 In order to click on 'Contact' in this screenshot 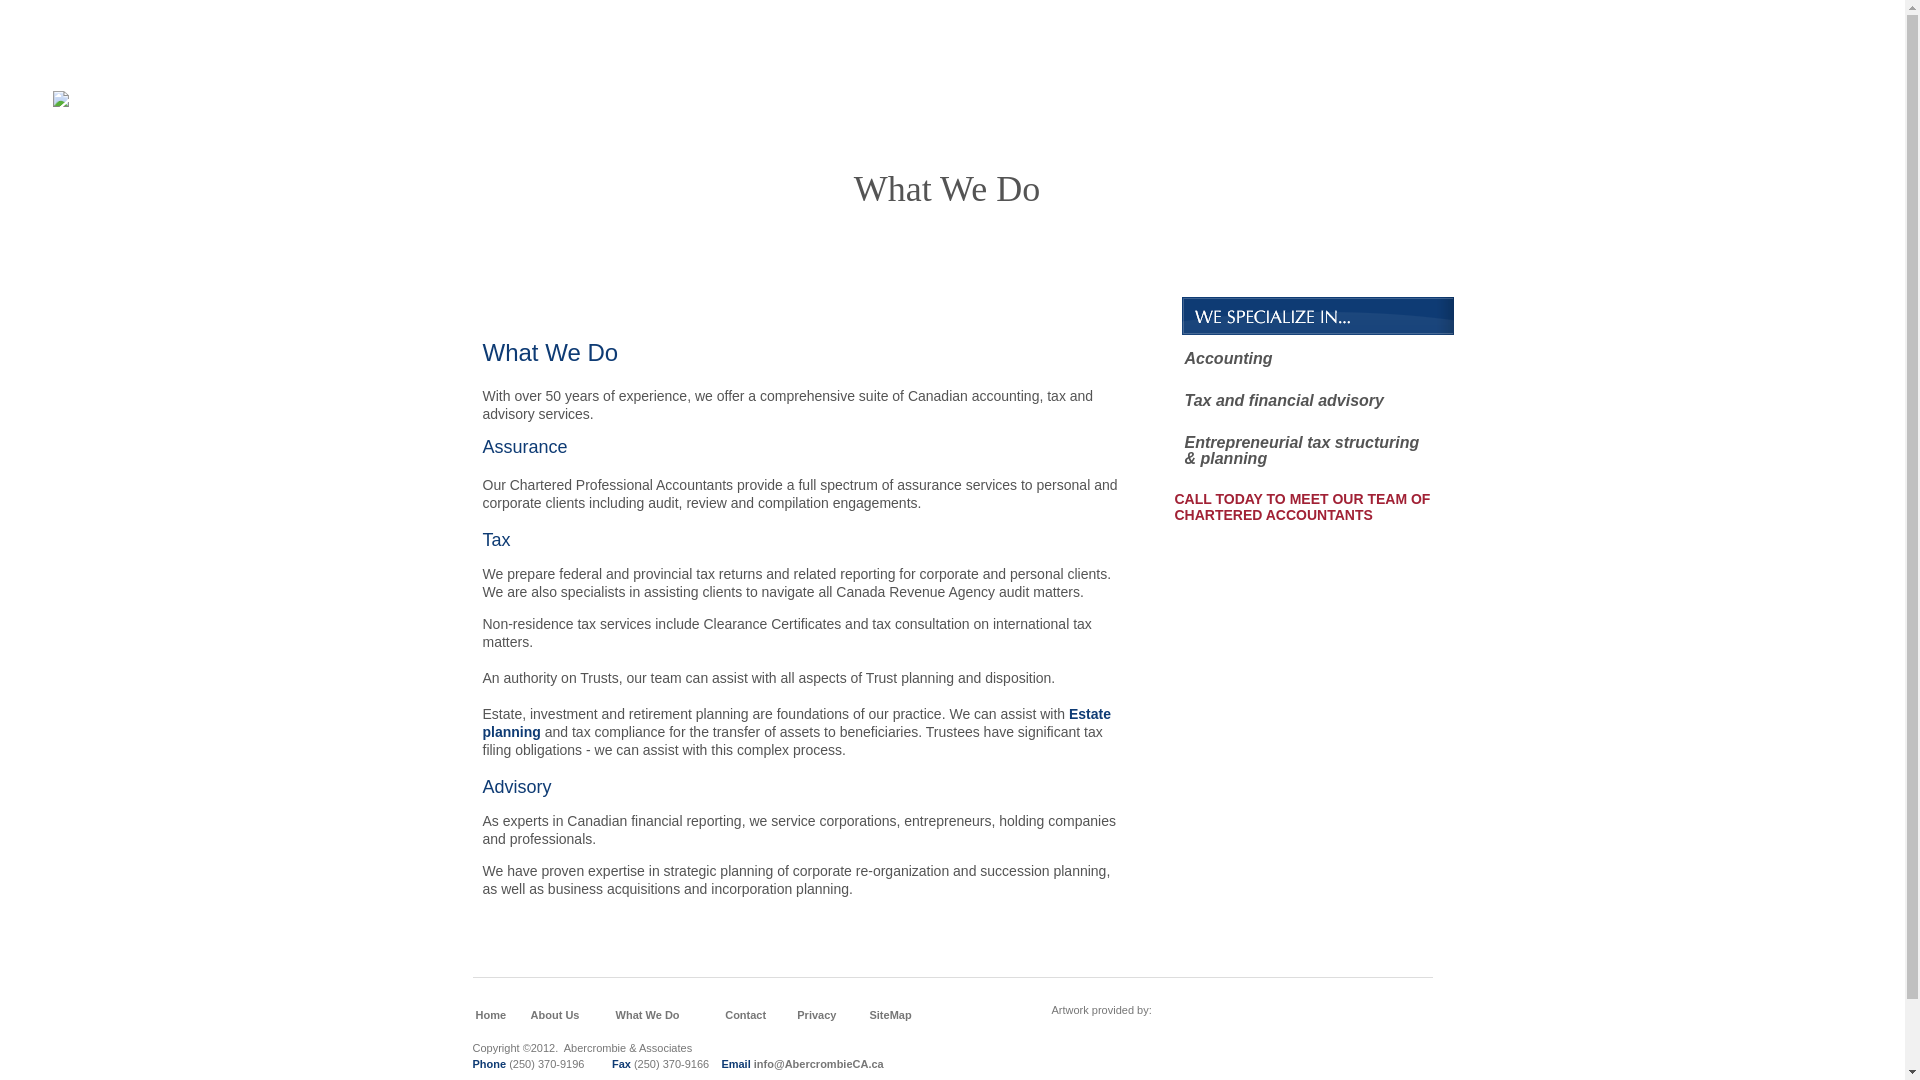, I will do `click(744, 1014)`.